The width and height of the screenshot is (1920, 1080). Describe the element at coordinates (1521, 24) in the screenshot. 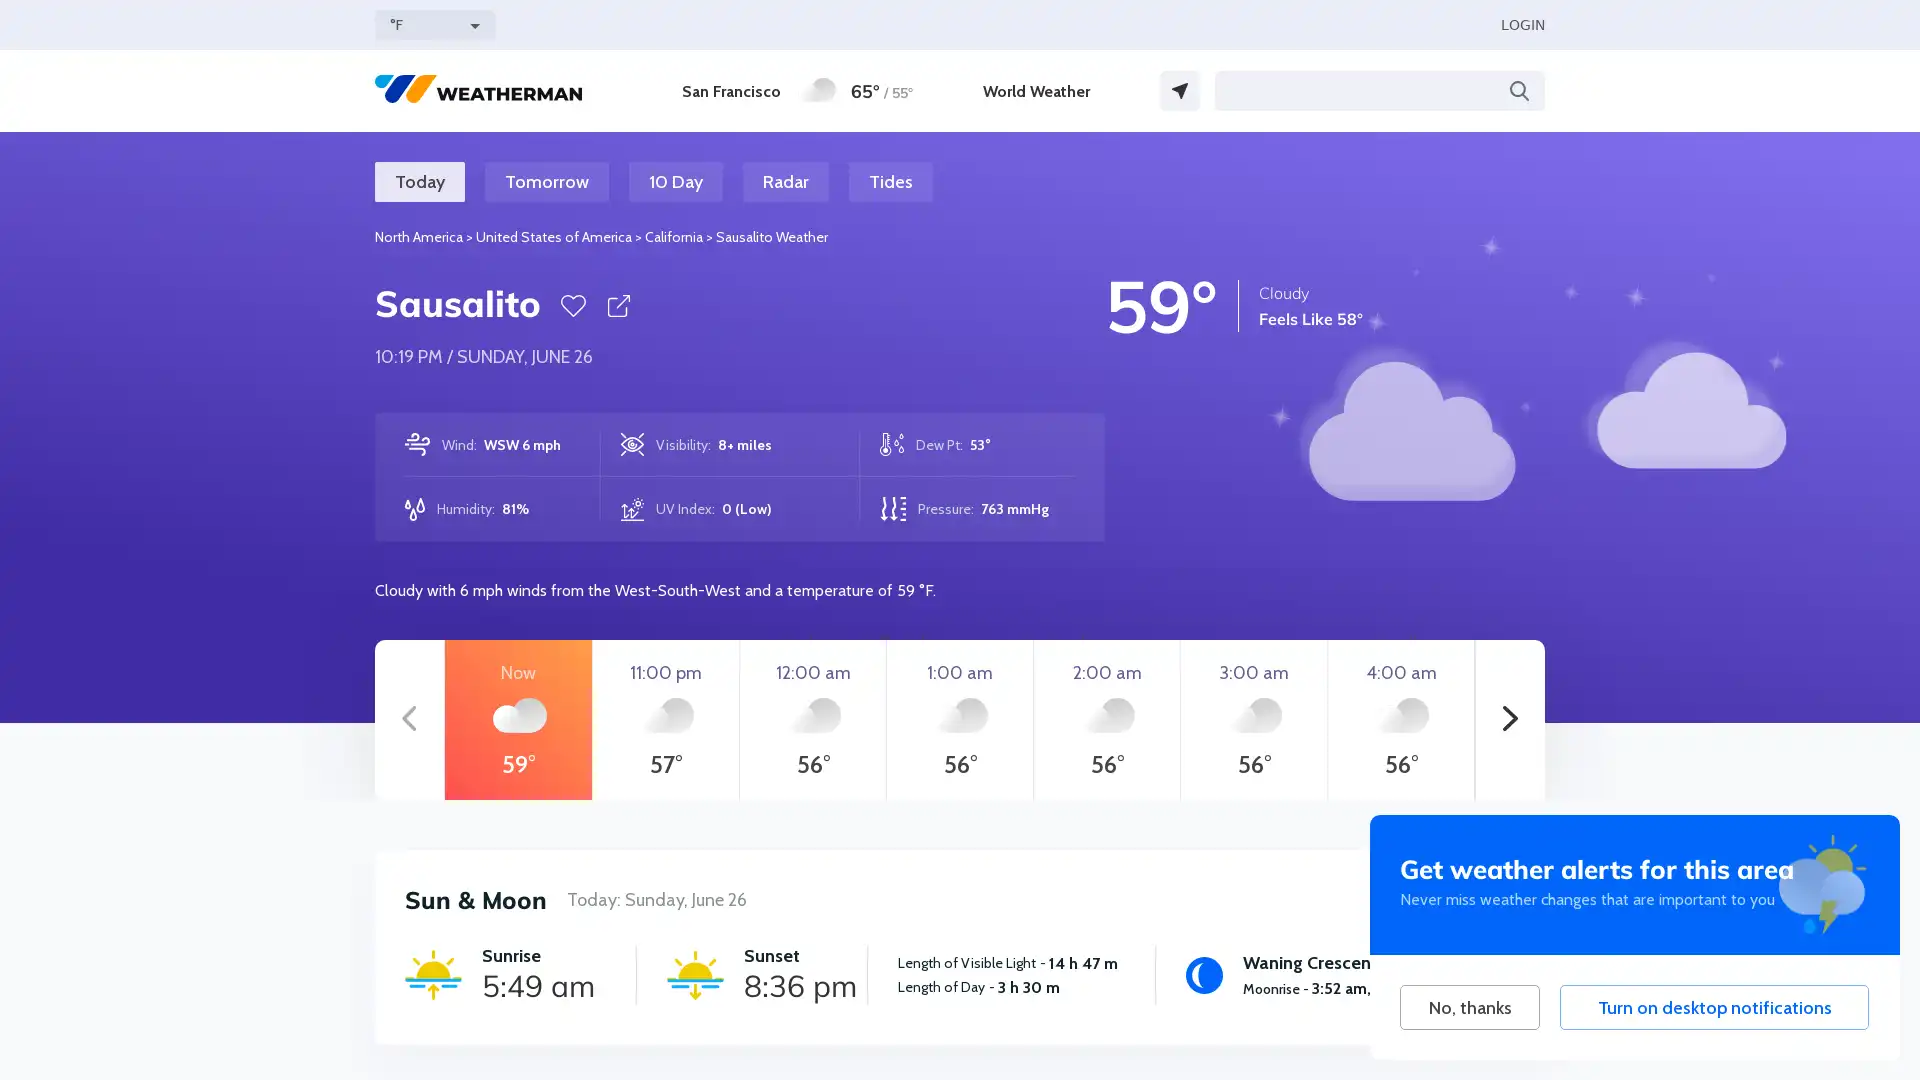

I see `LOGIN` at that location.